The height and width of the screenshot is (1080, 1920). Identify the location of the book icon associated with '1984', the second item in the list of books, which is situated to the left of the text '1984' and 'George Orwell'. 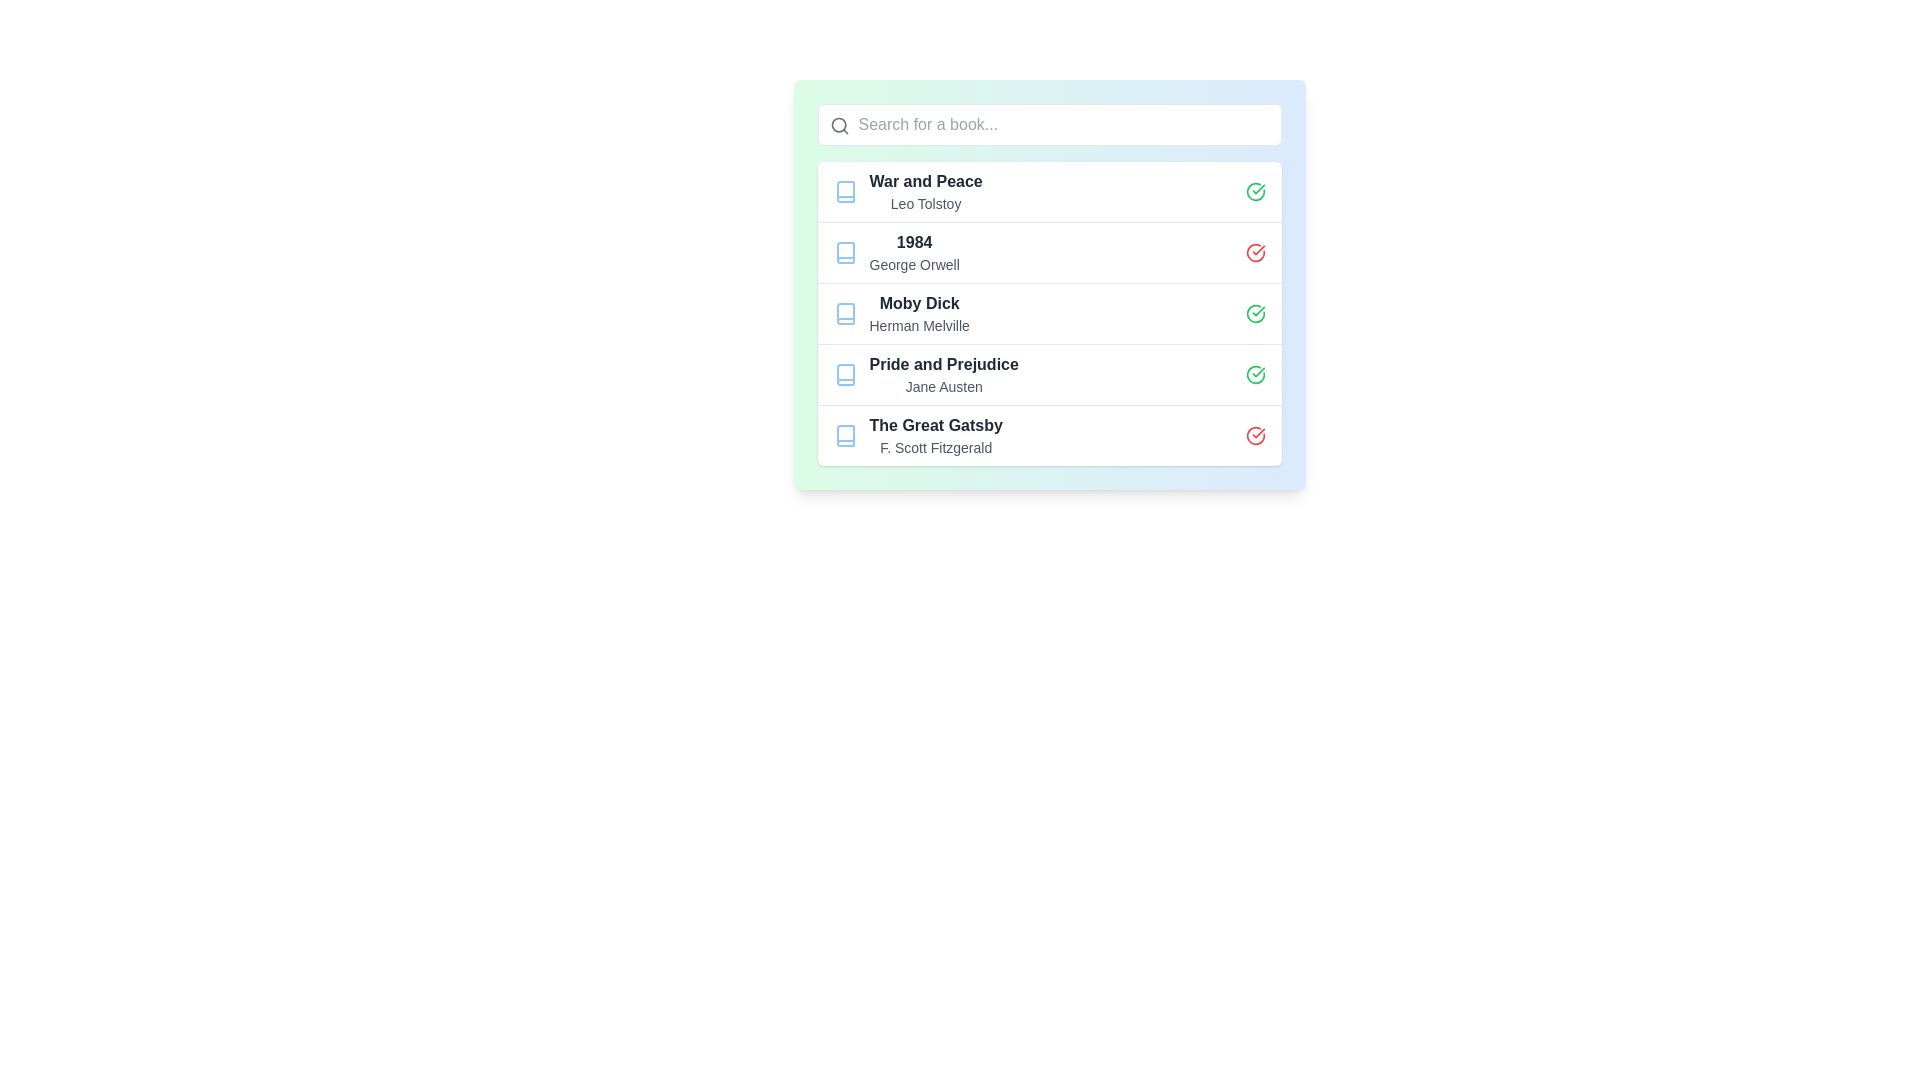
(845, 252).